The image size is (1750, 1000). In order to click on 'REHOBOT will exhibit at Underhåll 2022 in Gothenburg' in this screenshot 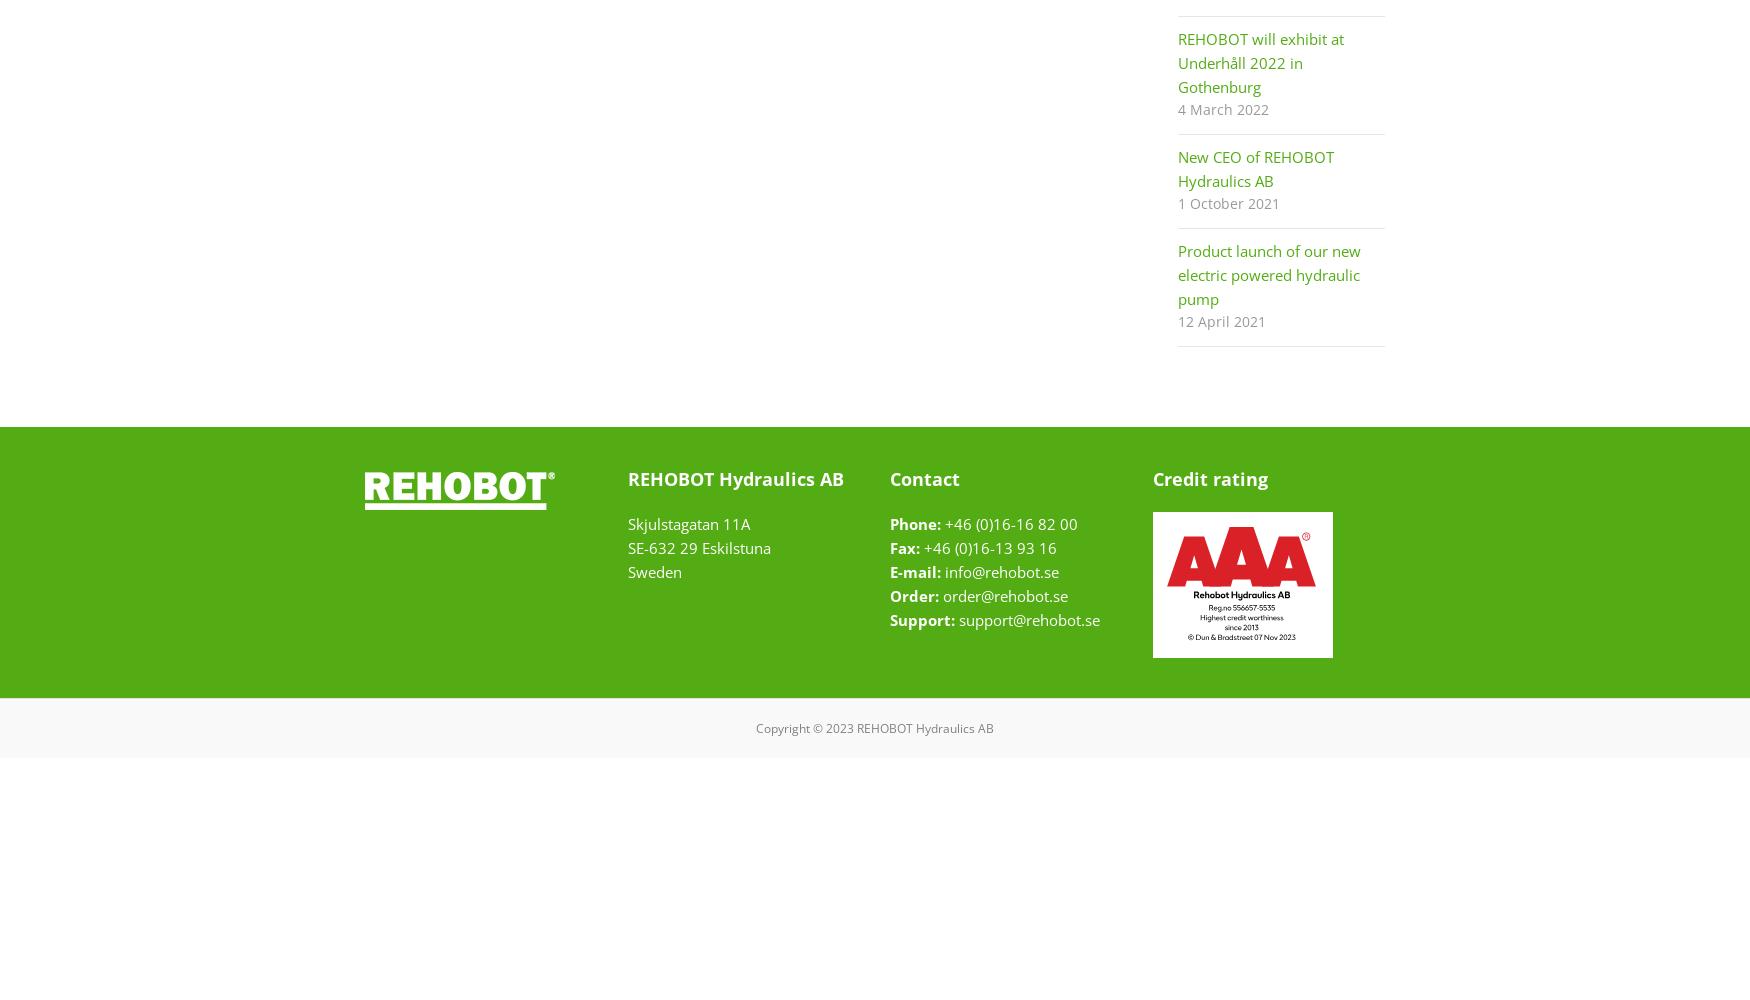, I will do `click(1259, 62)`.